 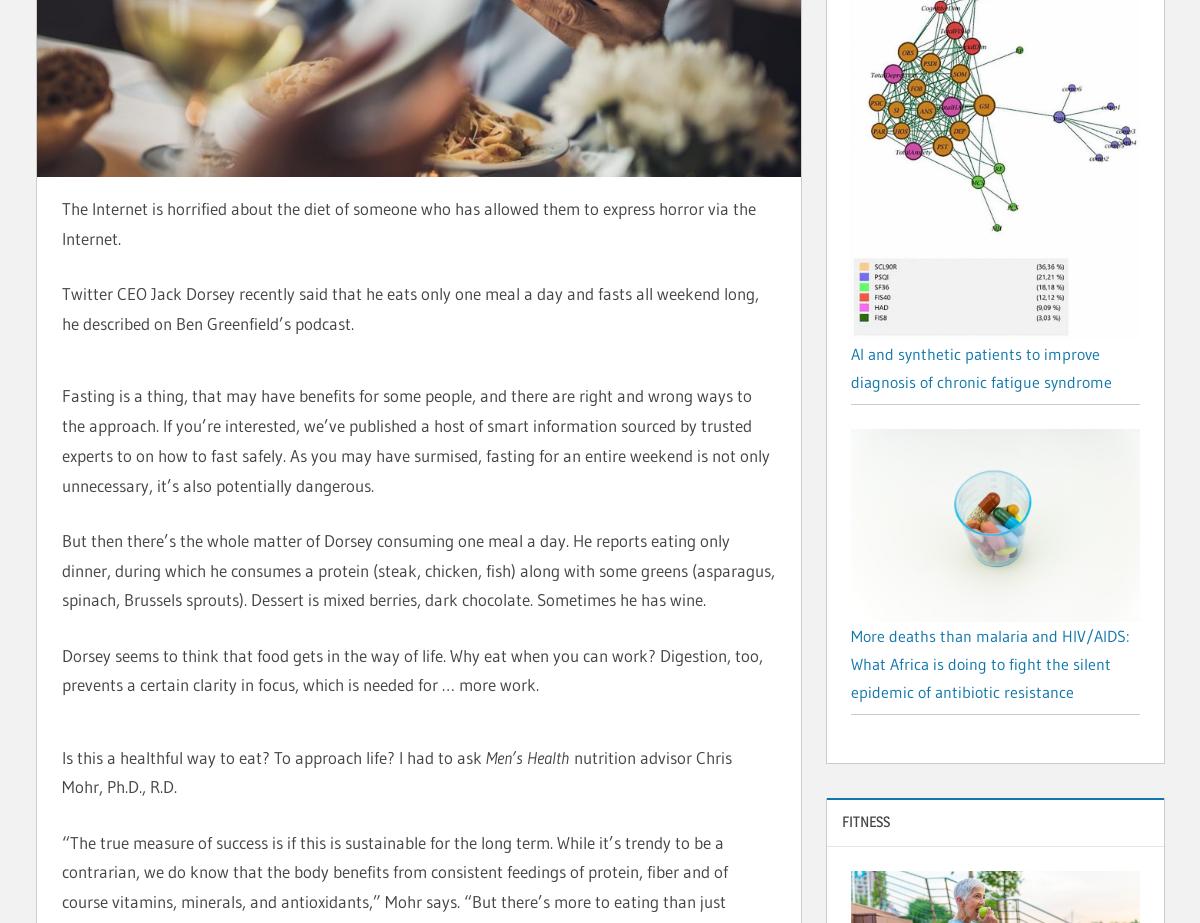 What do you see at coordinates (416, 439) in the screenshot?
I see `'Fasting is a thing, that may have benefits for some people, and there are right and wrong ways to the approach. If you’re interested, we’ve published a host of smart information sourced by trusted experts to on how to fast safely. As you may have surmised, fasting for an entire weekend is not only unnecessary, it’s also potentially dangerous.'` at bounding box center [416, 439].